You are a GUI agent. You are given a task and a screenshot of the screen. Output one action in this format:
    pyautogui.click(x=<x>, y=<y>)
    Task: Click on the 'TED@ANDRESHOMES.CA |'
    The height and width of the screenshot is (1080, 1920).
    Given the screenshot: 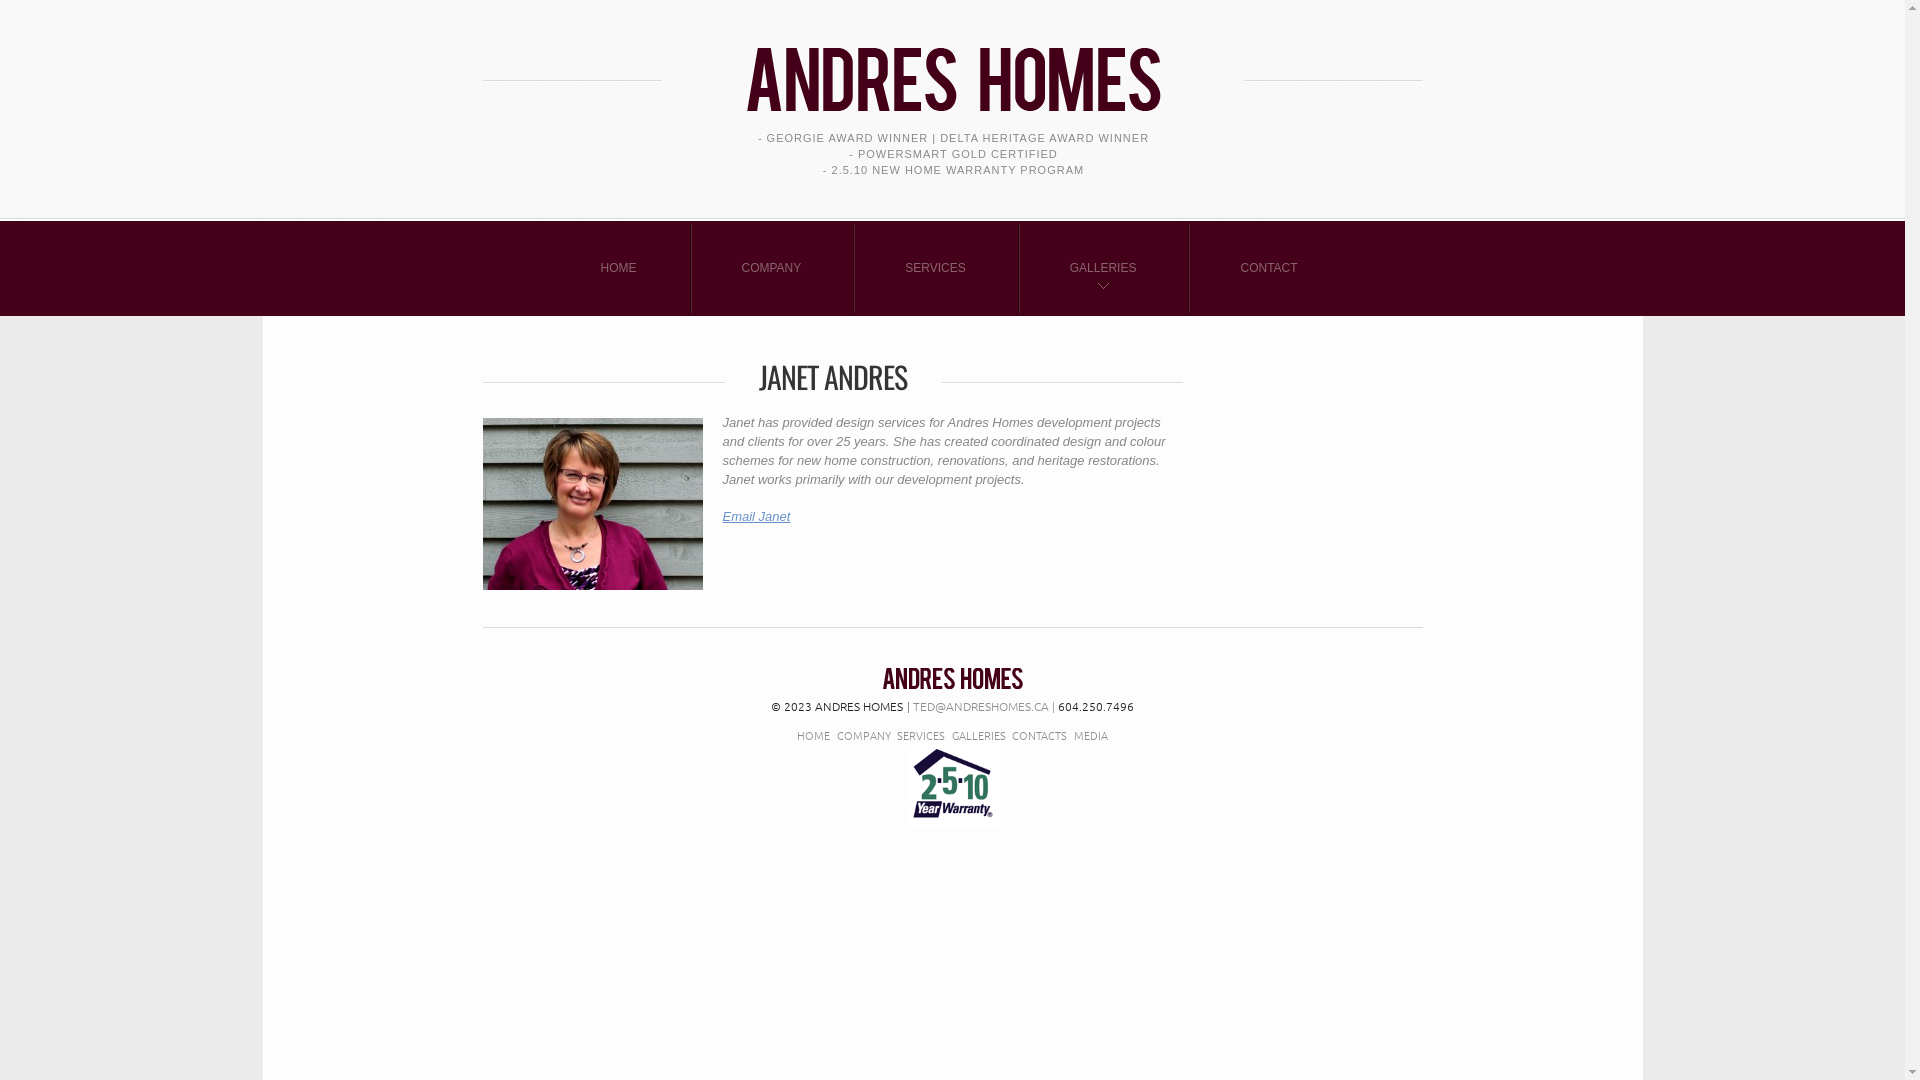 What is the action you would take?
    pyautogui.click(x=906, y=704)
    